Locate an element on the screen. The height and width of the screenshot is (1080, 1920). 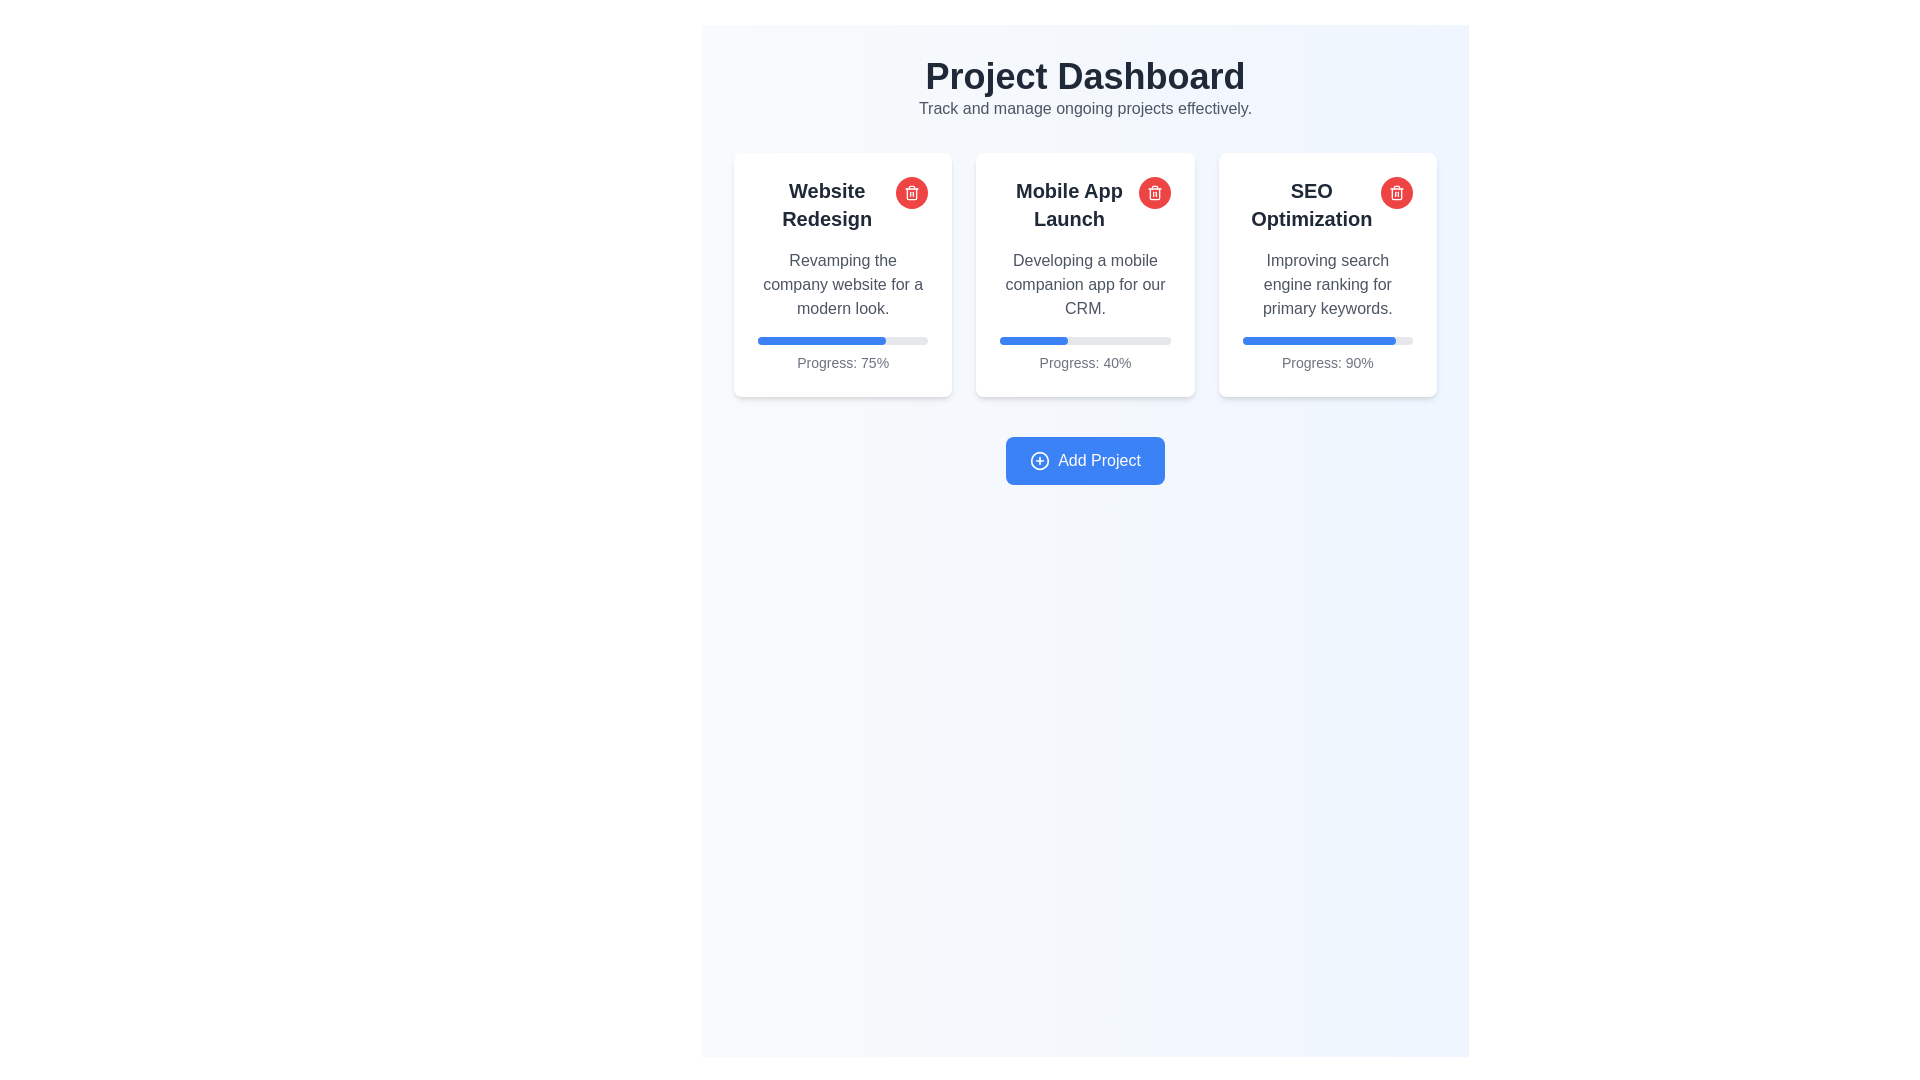
the static text that provides context for the 'Project Dashboard' section, located beneath the header text is located at coordinates (1084, 108).